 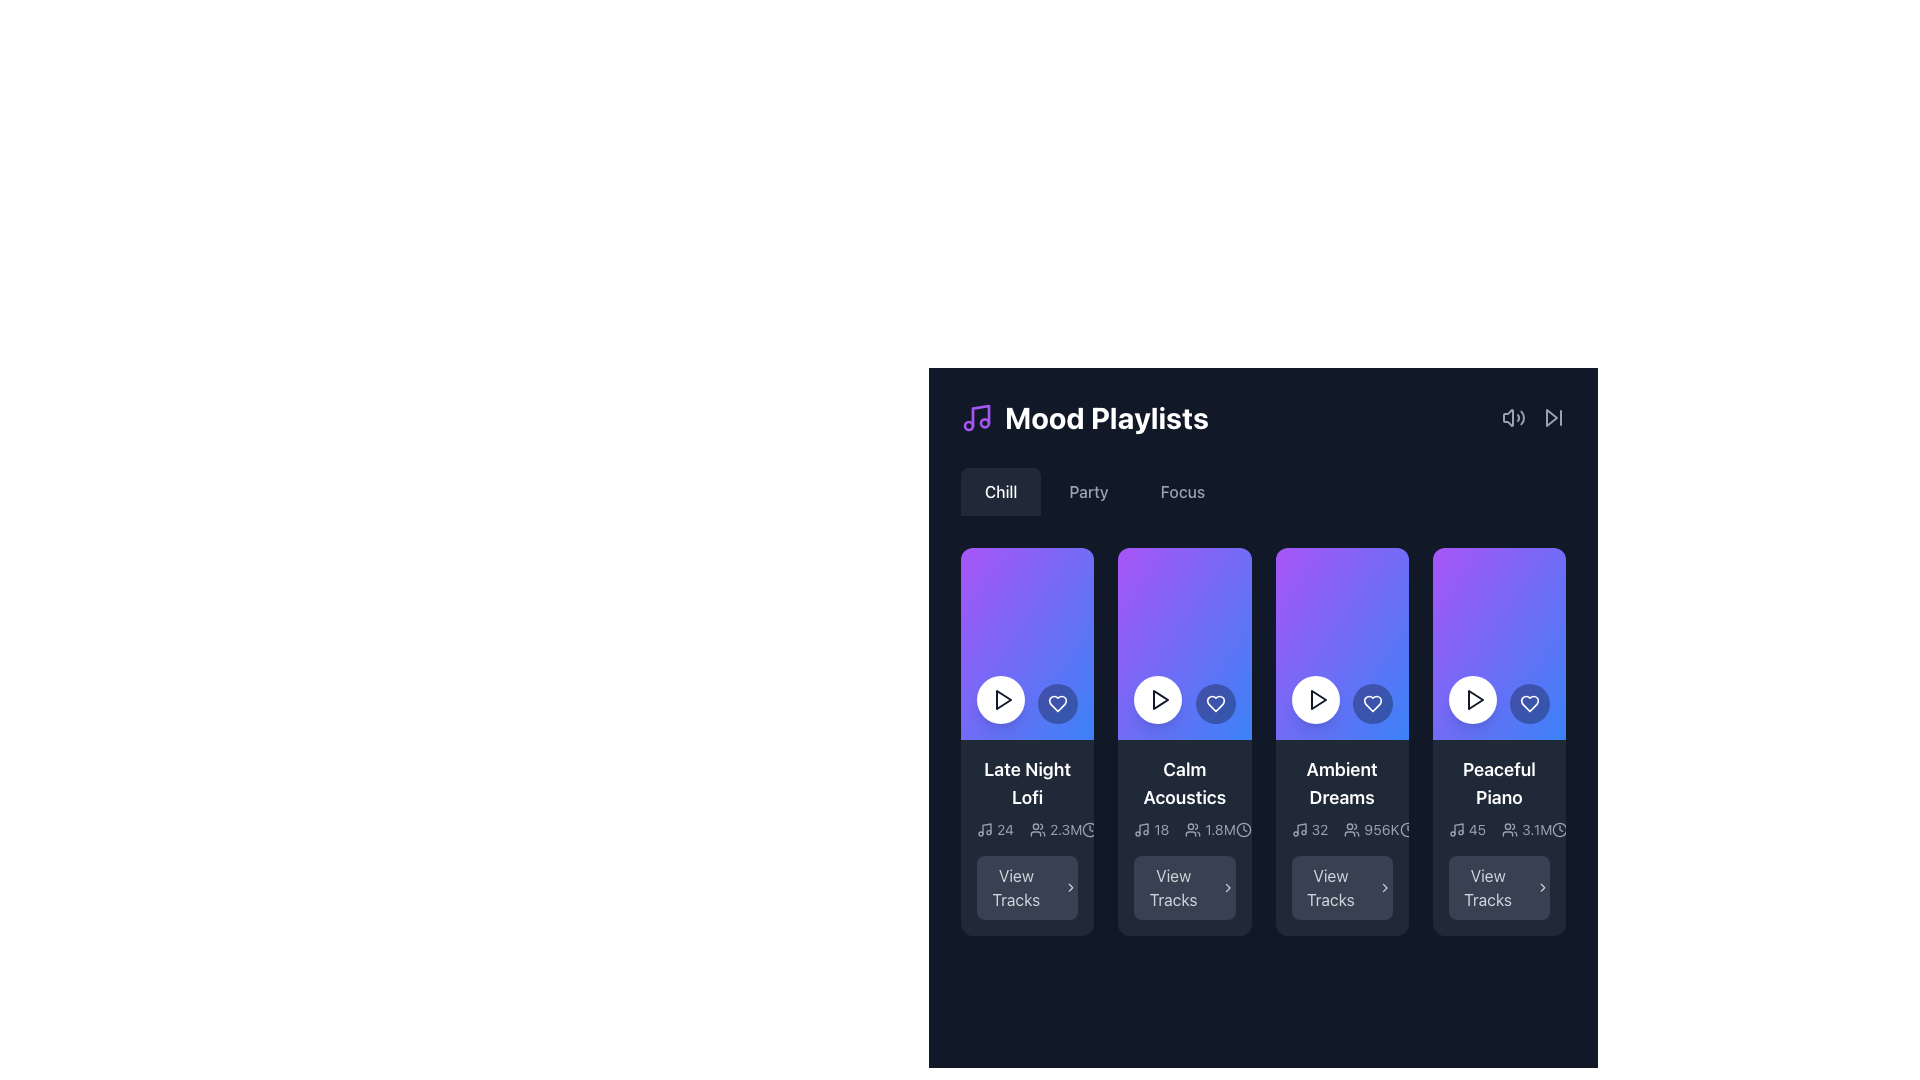 What do you see at coordinates (1027, 829) in the screenshot?
I see `the icon and text displaying '2.3M' within the 'Late Night Lofi' playlist section, located in the bottom area of the playlist` at bounding box center [1027, 829].